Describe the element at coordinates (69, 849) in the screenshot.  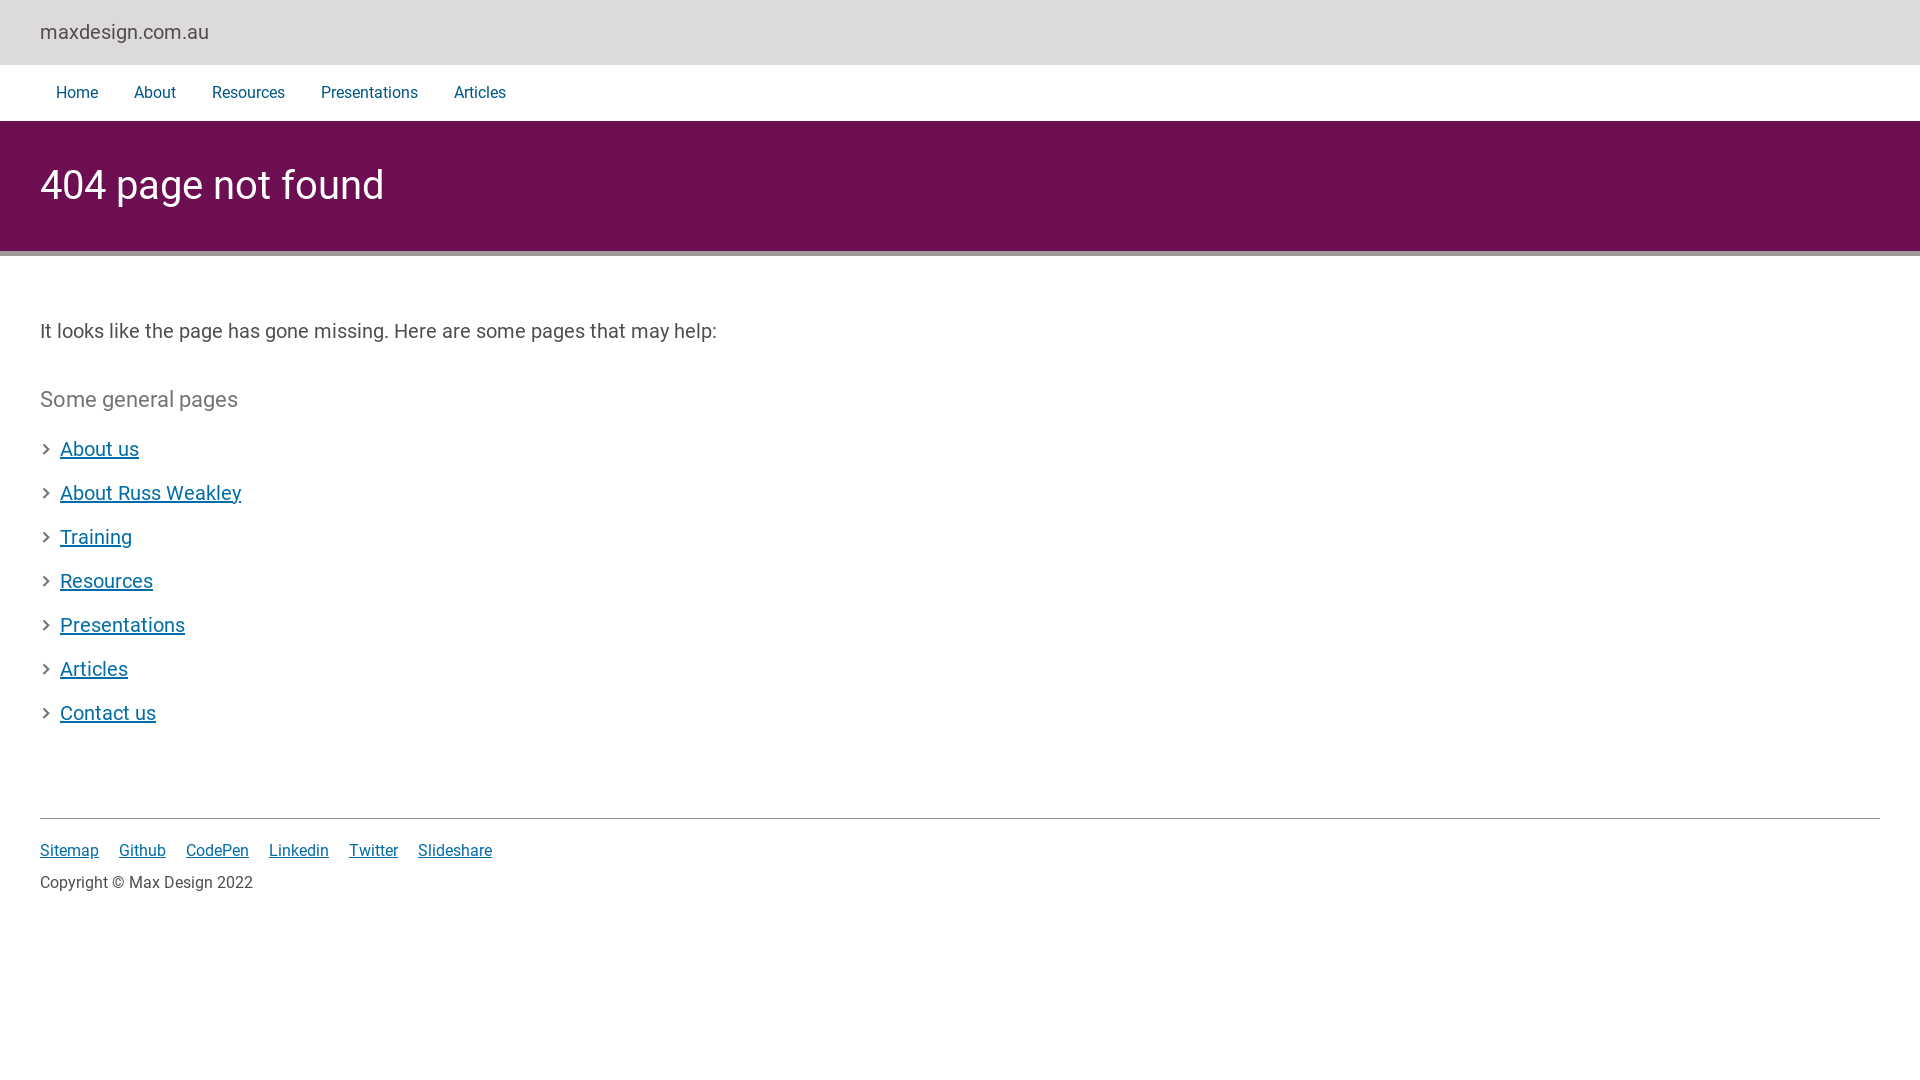
I see `'Sitemap'` at that location.